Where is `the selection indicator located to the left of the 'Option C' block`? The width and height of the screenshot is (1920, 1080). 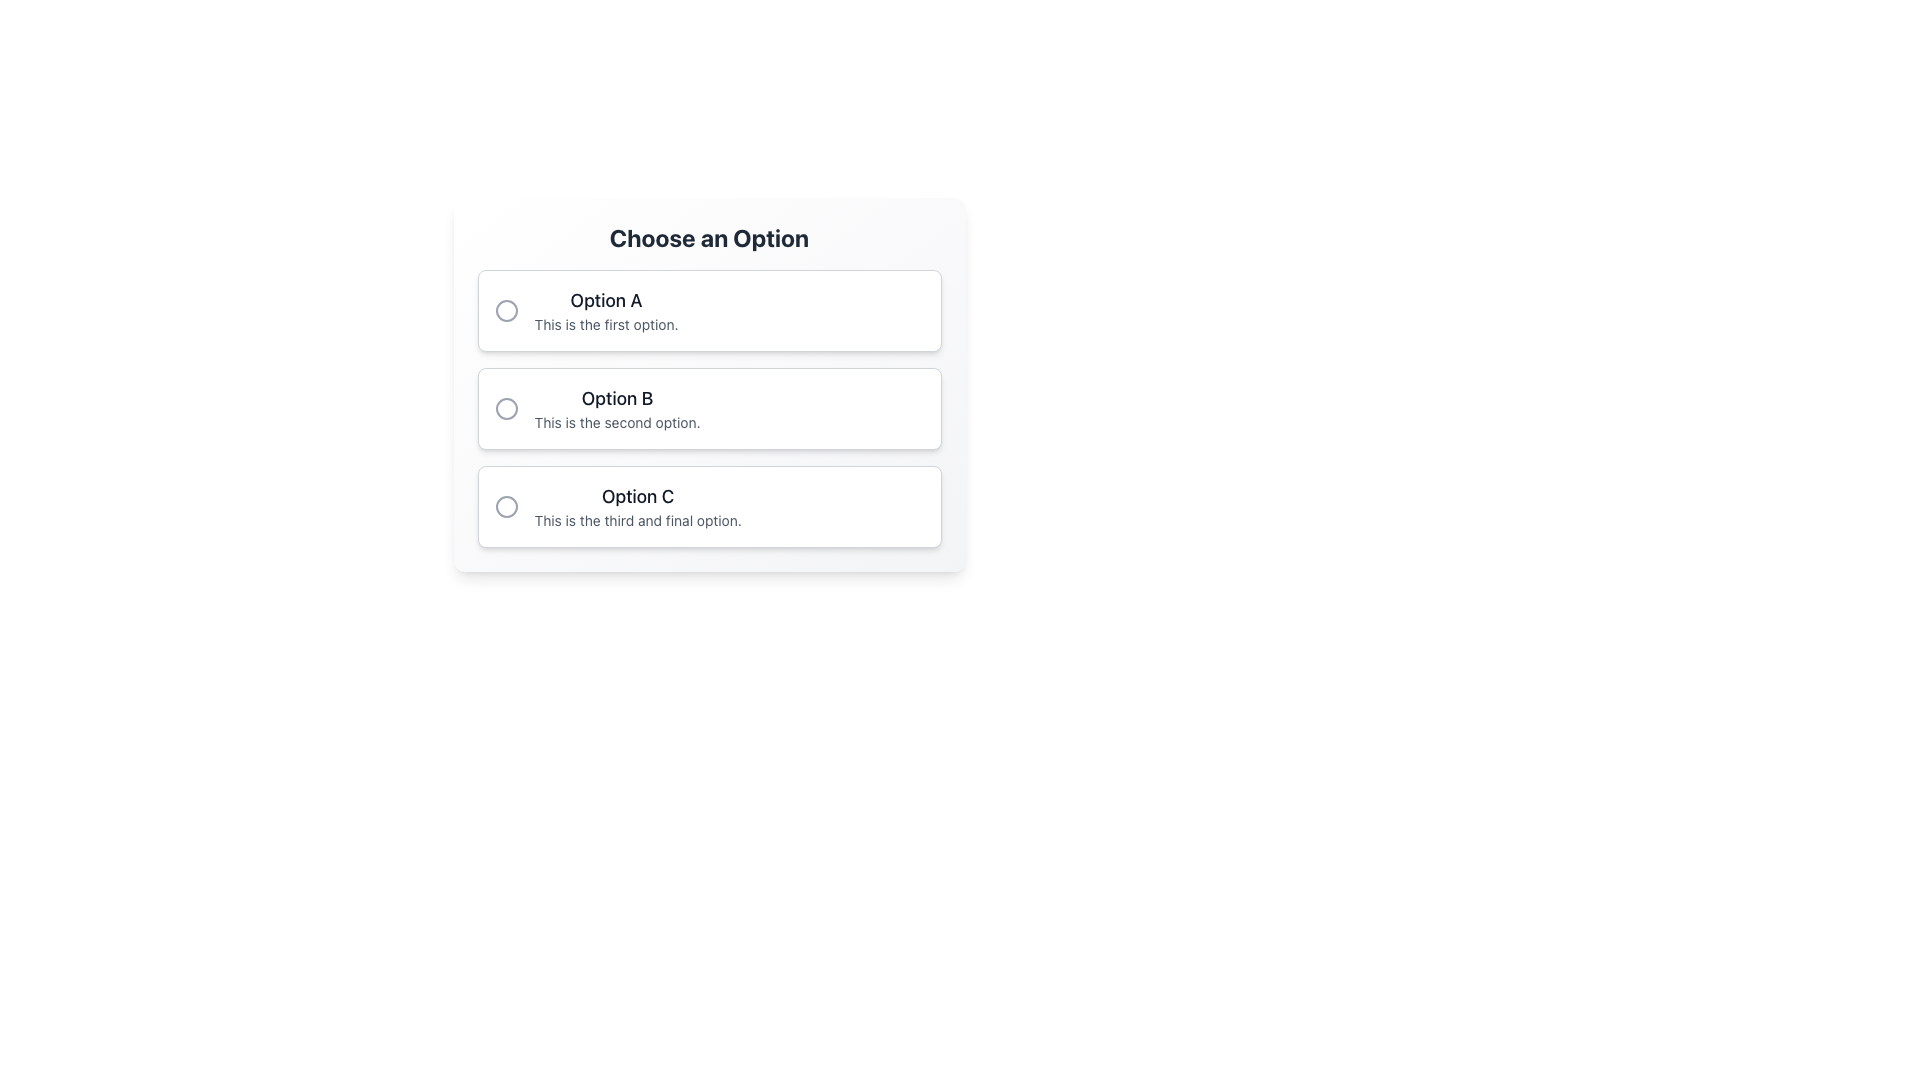 the selection indicator located to the left of the 'Option C' block is located at coordinates (506, 505).